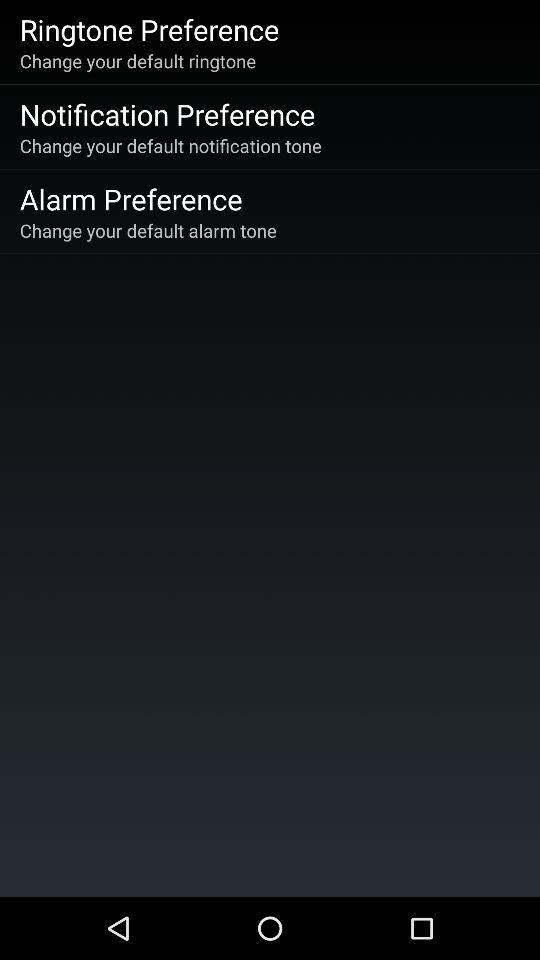 The image size is (540, 960). What do you see at coordinates (166, 114) in the screenshot?
I see `the icon above change your default icon` at bounding box center [166, 114].